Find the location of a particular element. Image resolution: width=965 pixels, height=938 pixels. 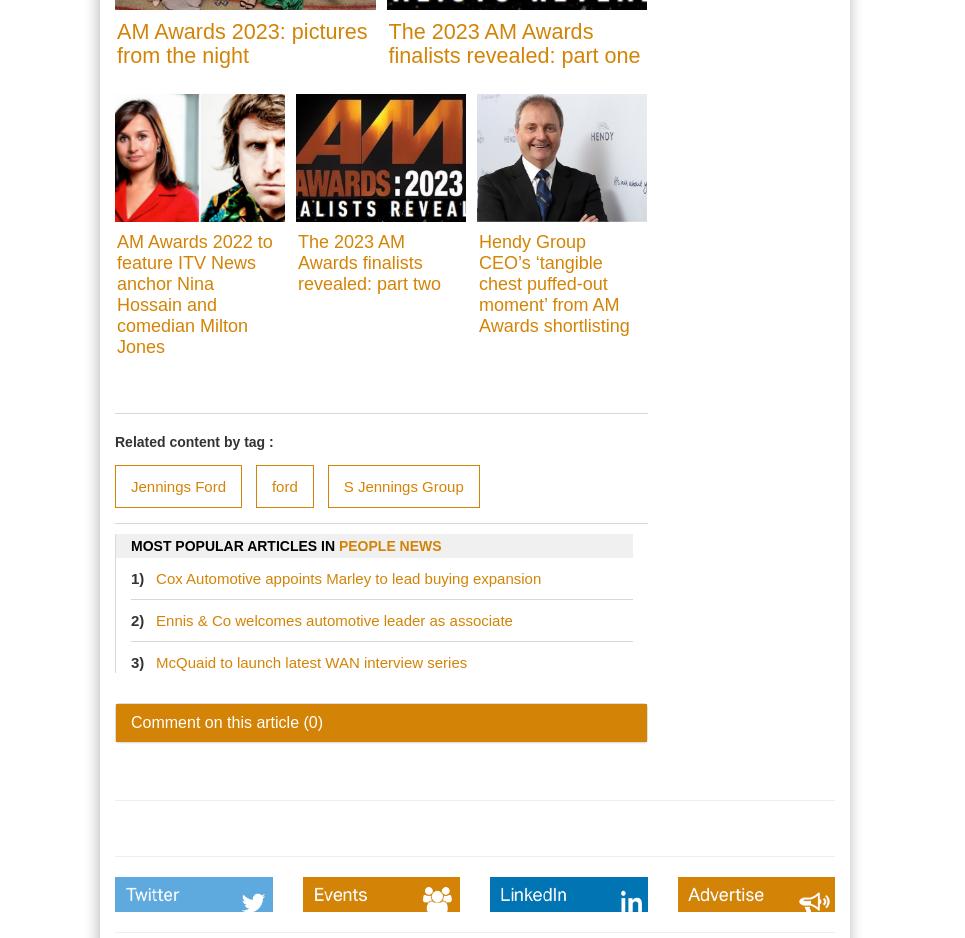

'Most popular articles' is located at coordinates (225, 546).